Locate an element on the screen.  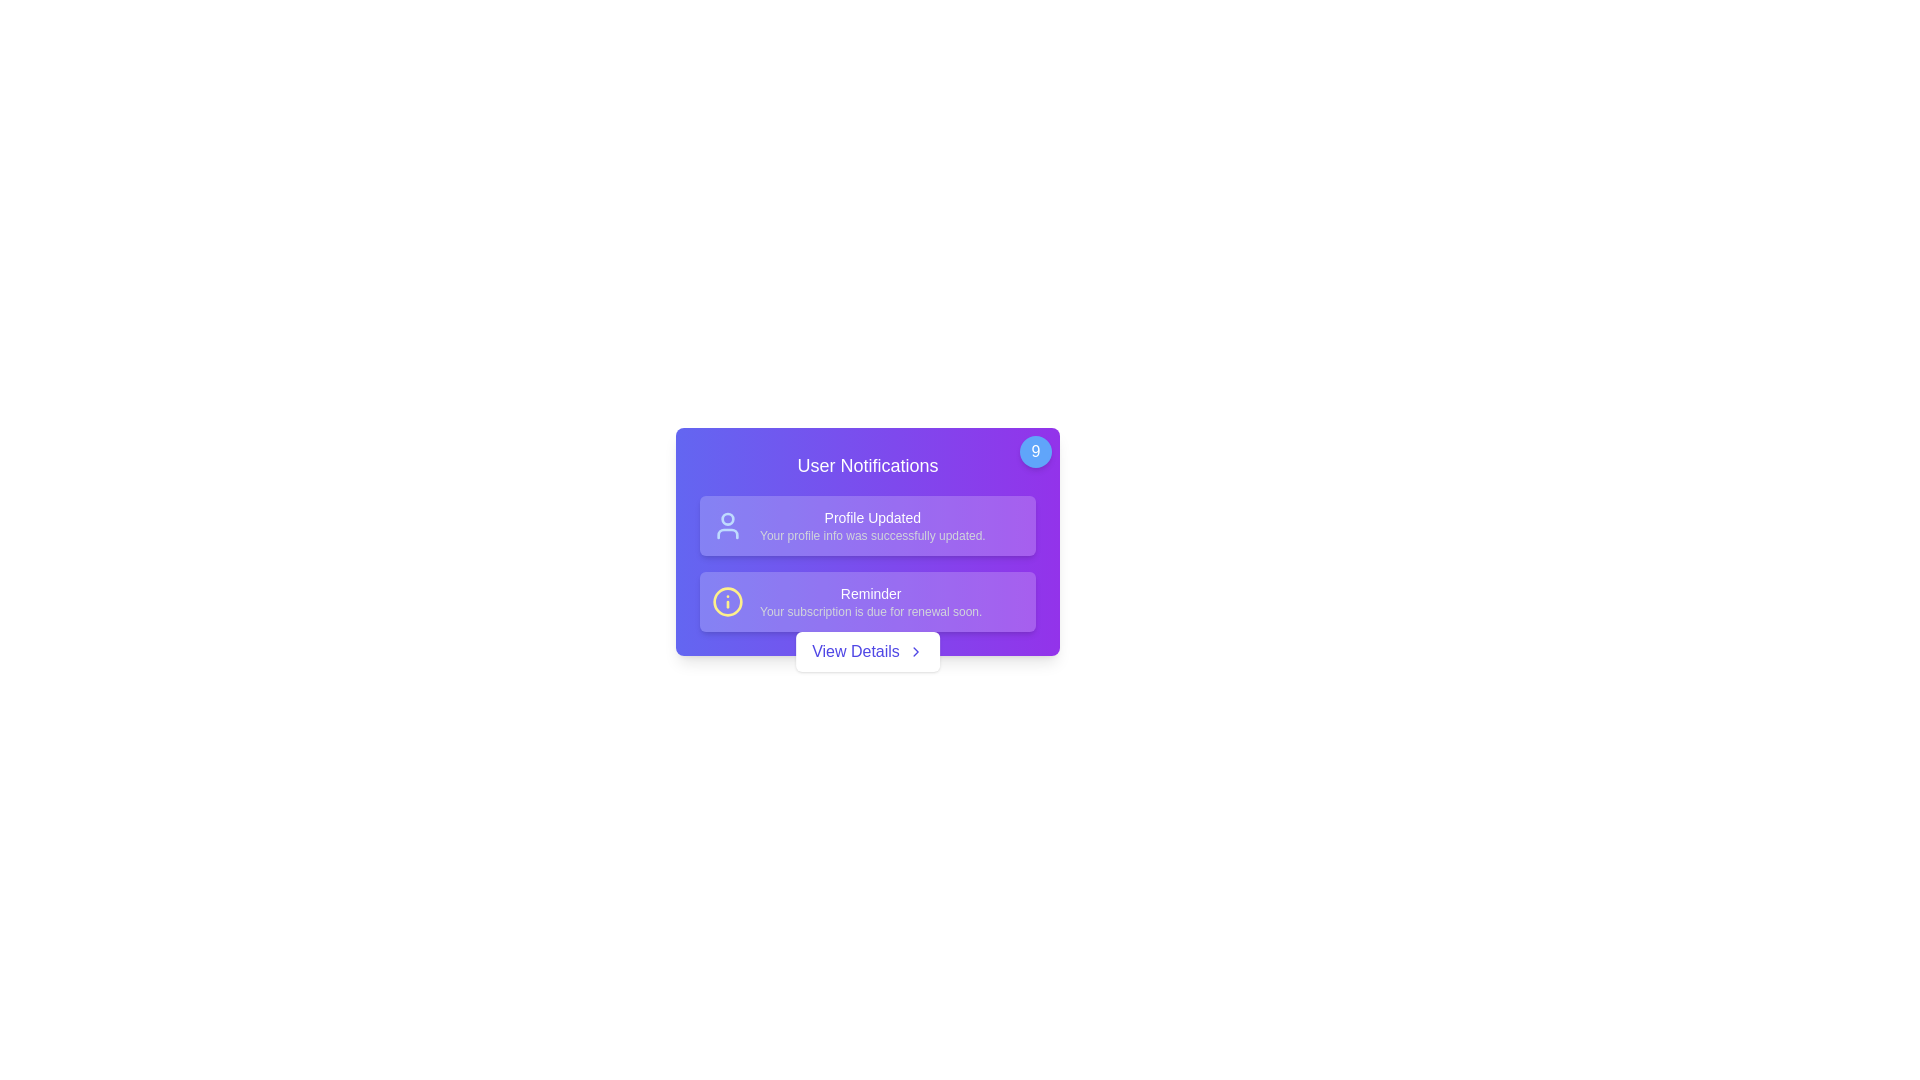
information contained in the second notification item of the Notification Panel, which is located below the 'Profile Updated' notification and above the 'View Details' button is located at coordinates (868, 600).